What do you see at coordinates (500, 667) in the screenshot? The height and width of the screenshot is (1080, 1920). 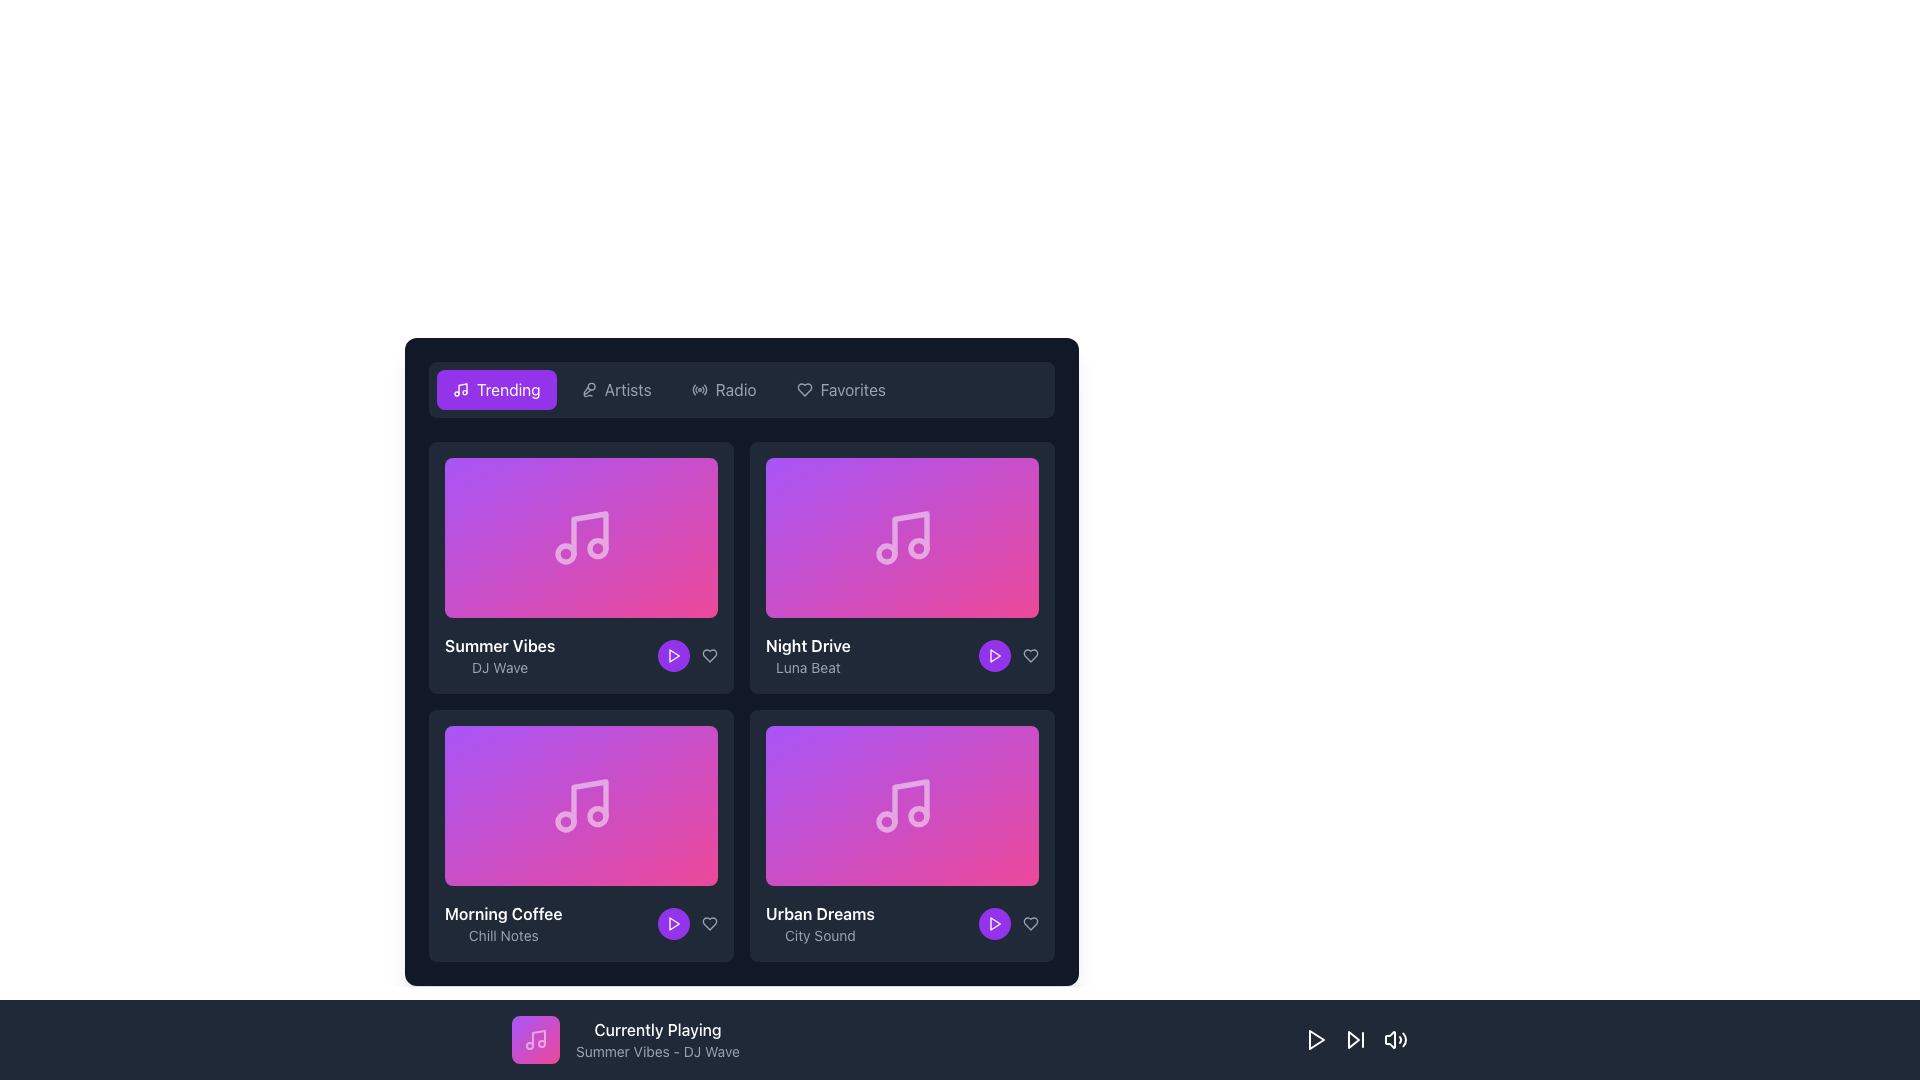 I see `text label 'DJ Wave' located below the title 'Summer Vibes' in the bottom portion of the box component within the 'Trending' tab` at bounding box center [500, 667].